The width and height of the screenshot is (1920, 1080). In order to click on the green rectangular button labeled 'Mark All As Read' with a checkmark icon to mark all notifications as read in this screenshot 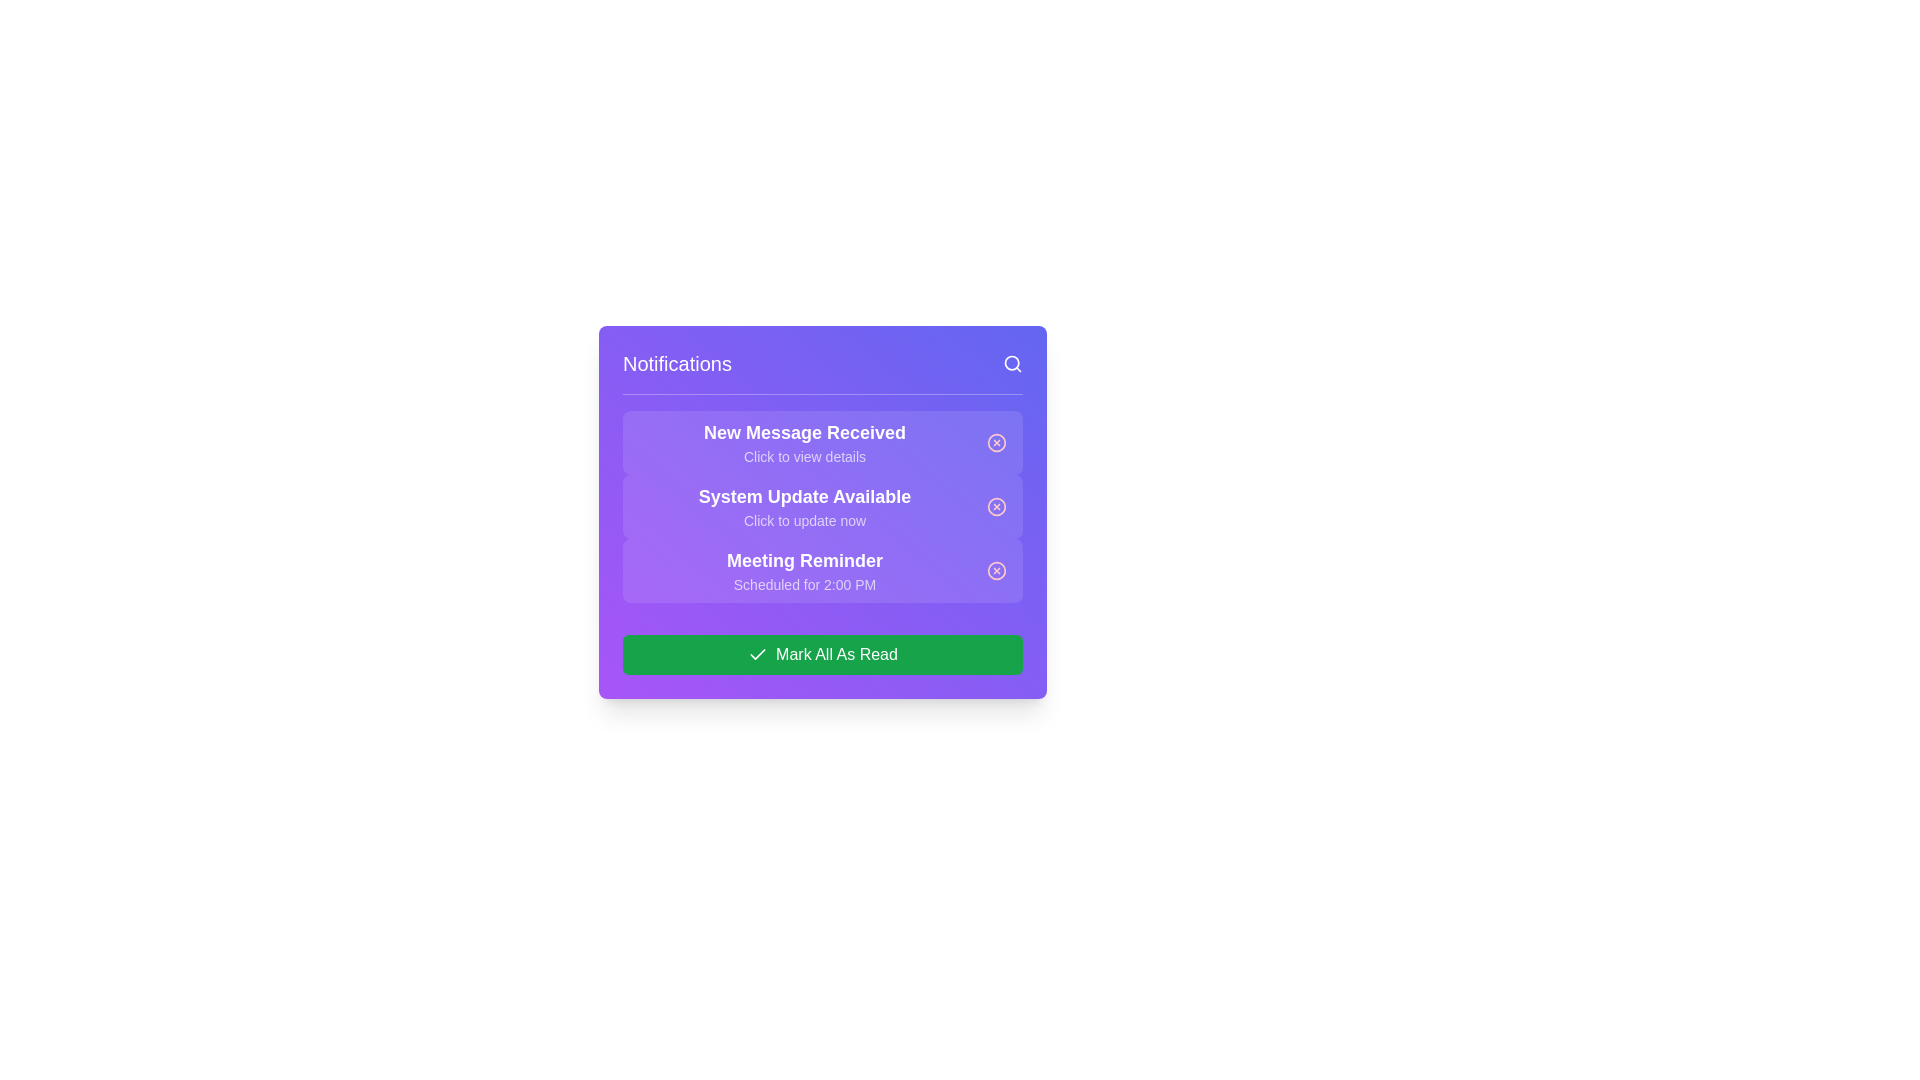, I will do `click(822, 647)`.